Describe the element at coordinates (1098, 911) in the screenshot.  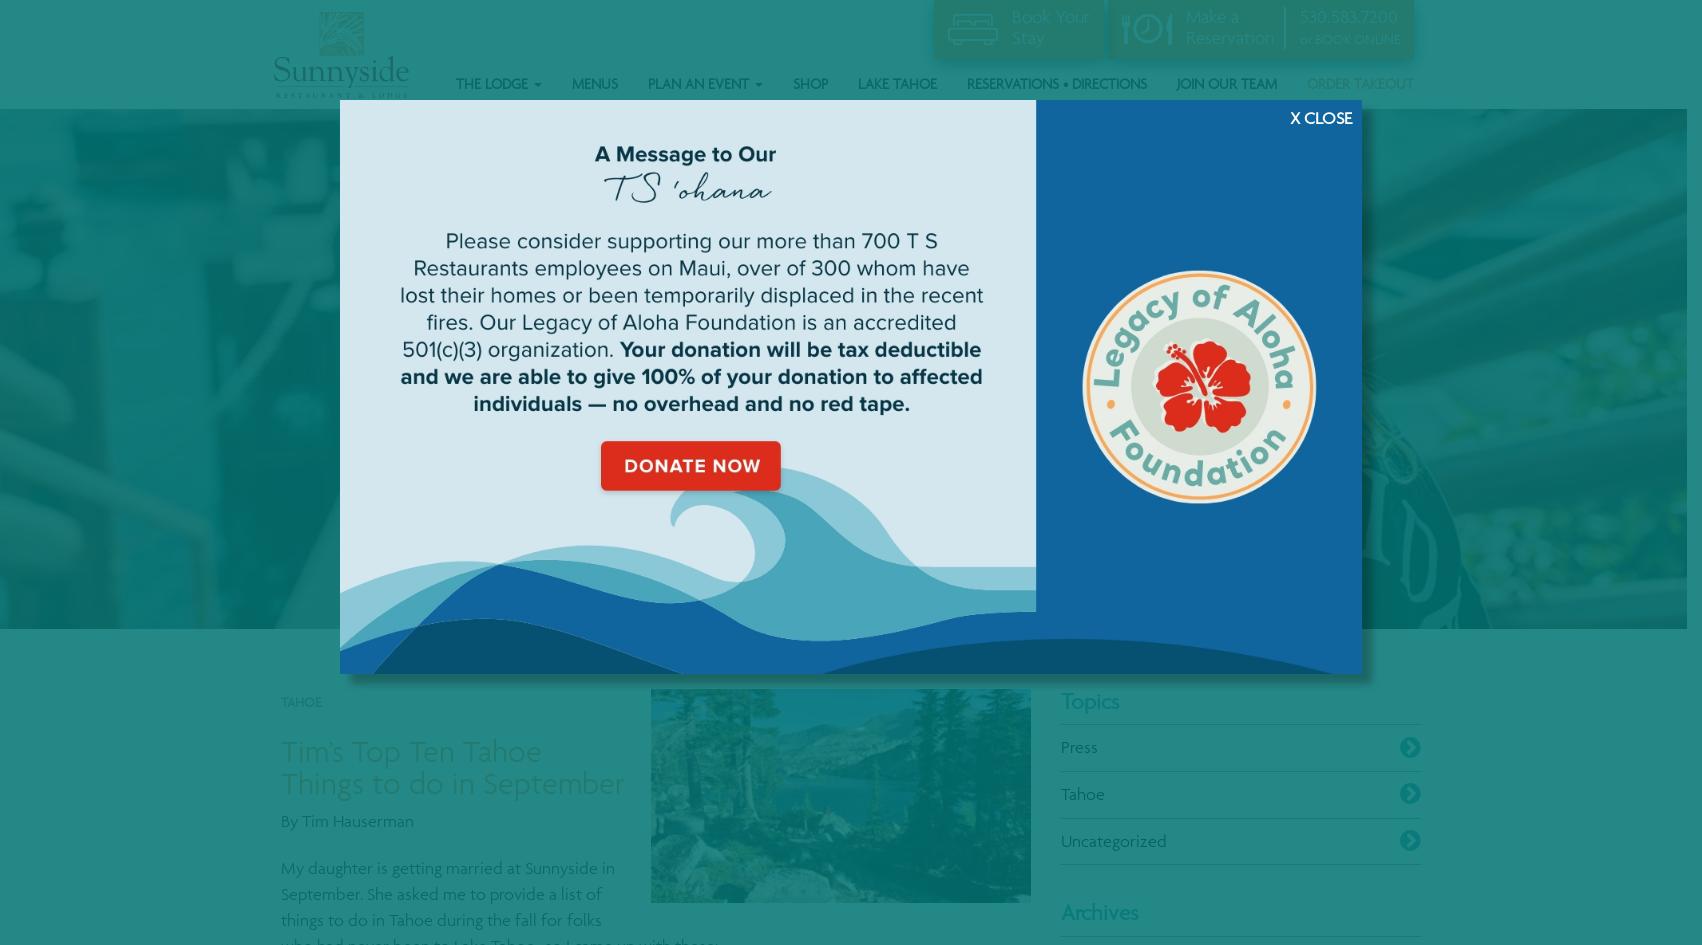
I see `'Archives'` at that location.